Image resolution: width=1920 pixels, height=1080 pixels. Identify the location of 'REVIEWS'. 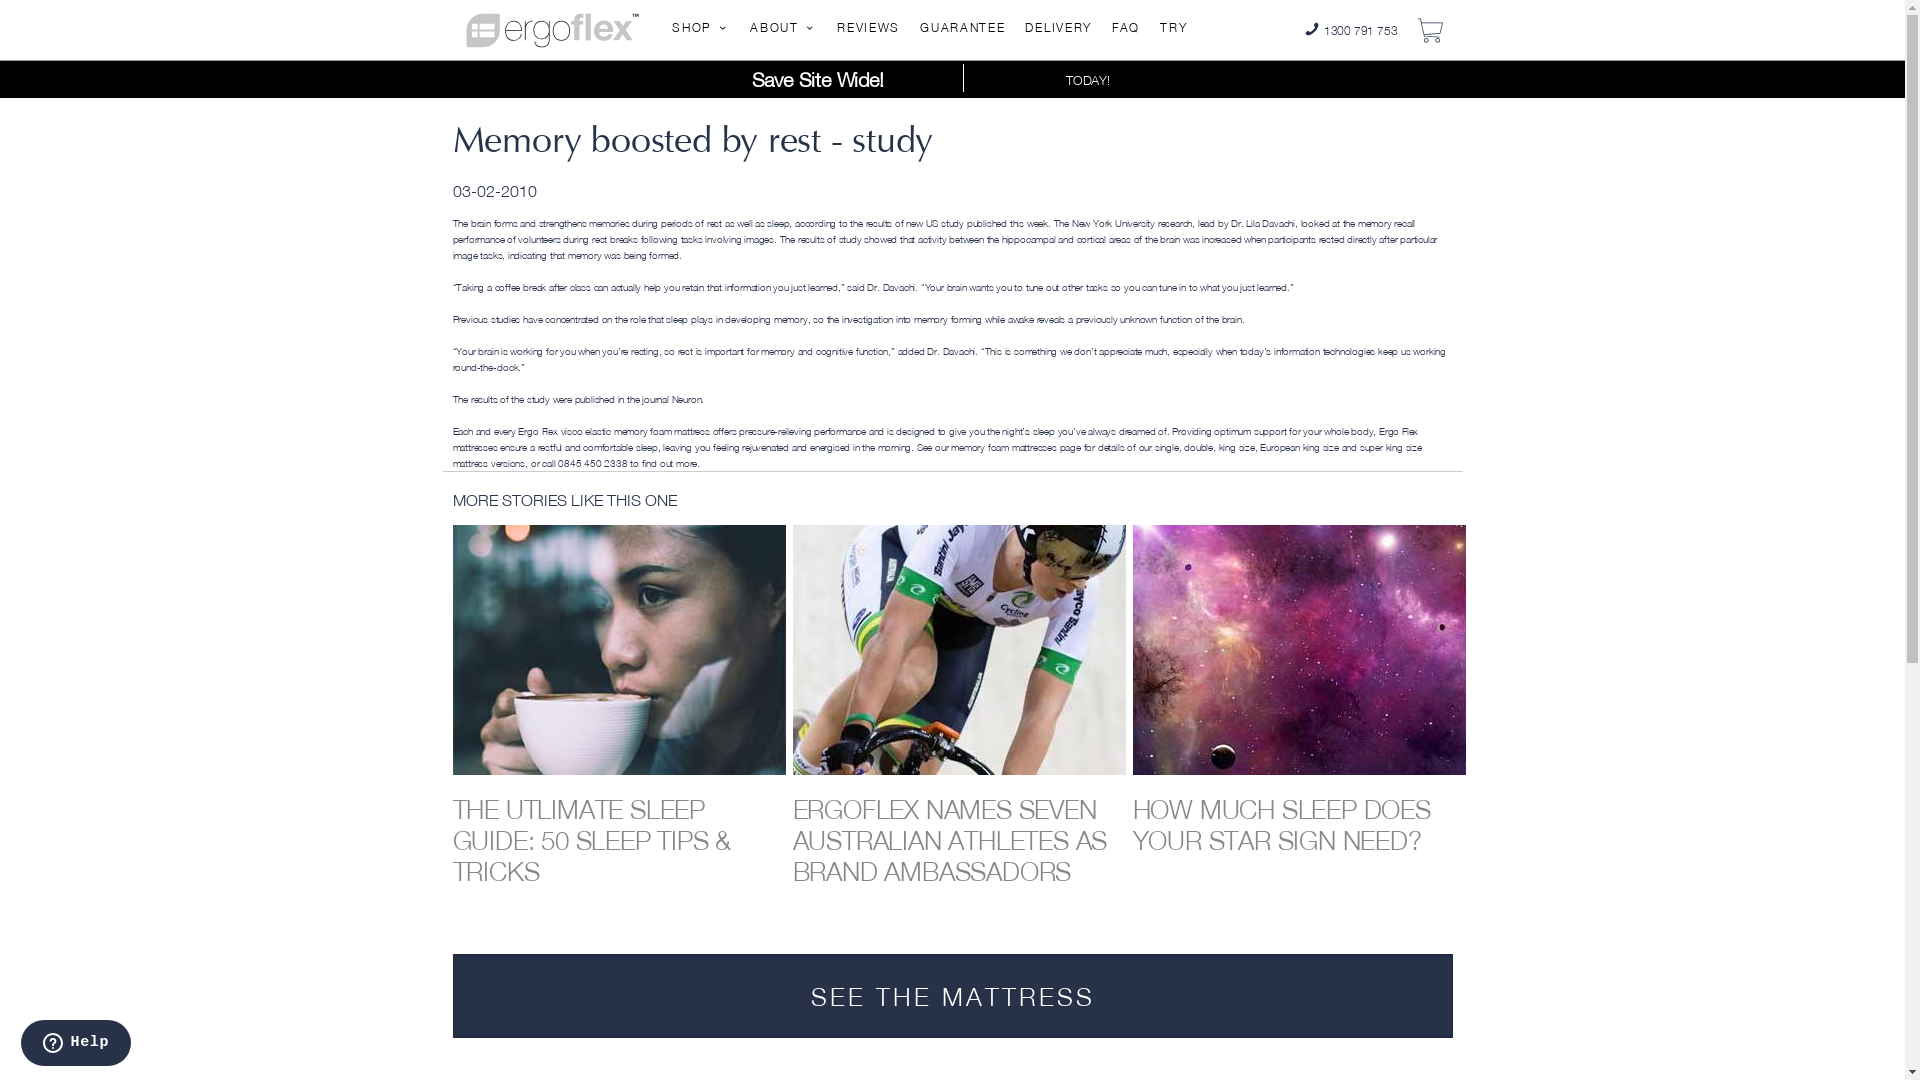
(868, 27).